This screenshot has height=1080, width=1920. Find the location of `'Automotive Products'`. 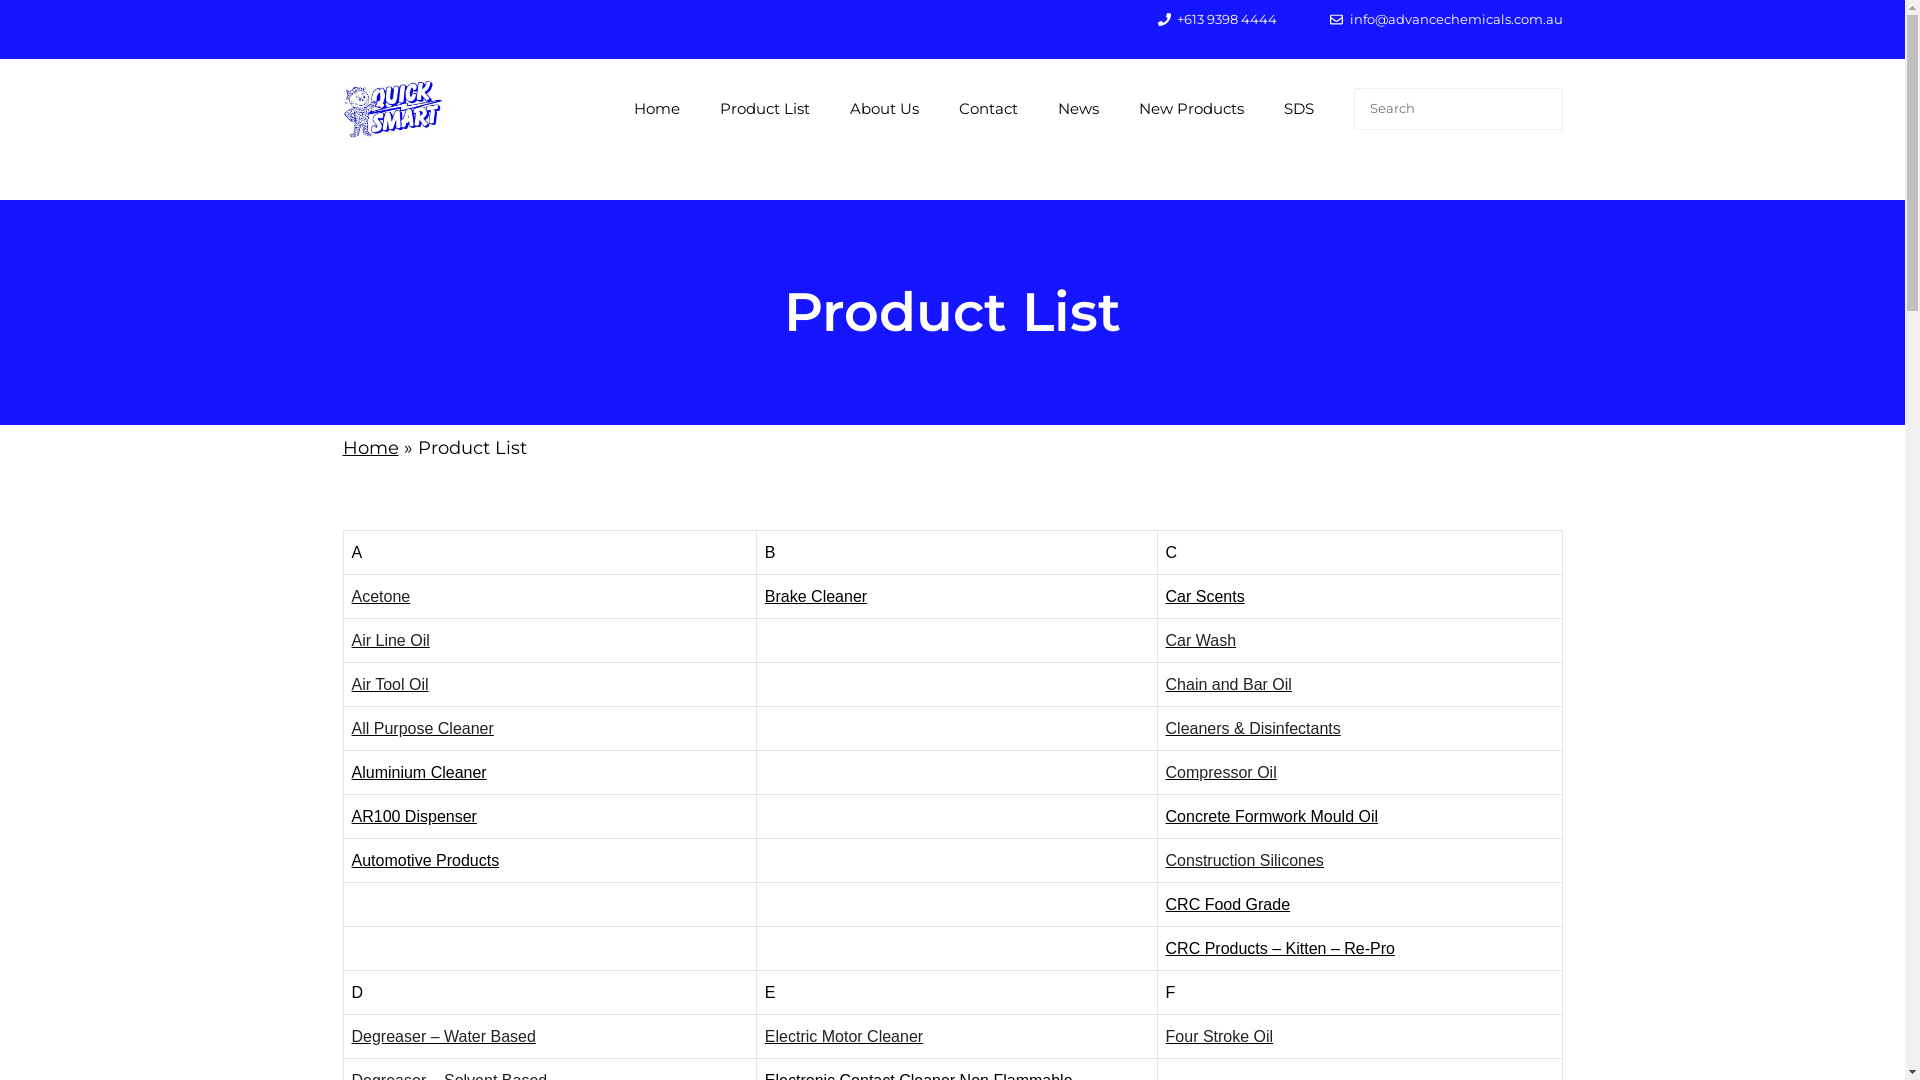

'Automotive Products' is located at coordinates (425, 859).